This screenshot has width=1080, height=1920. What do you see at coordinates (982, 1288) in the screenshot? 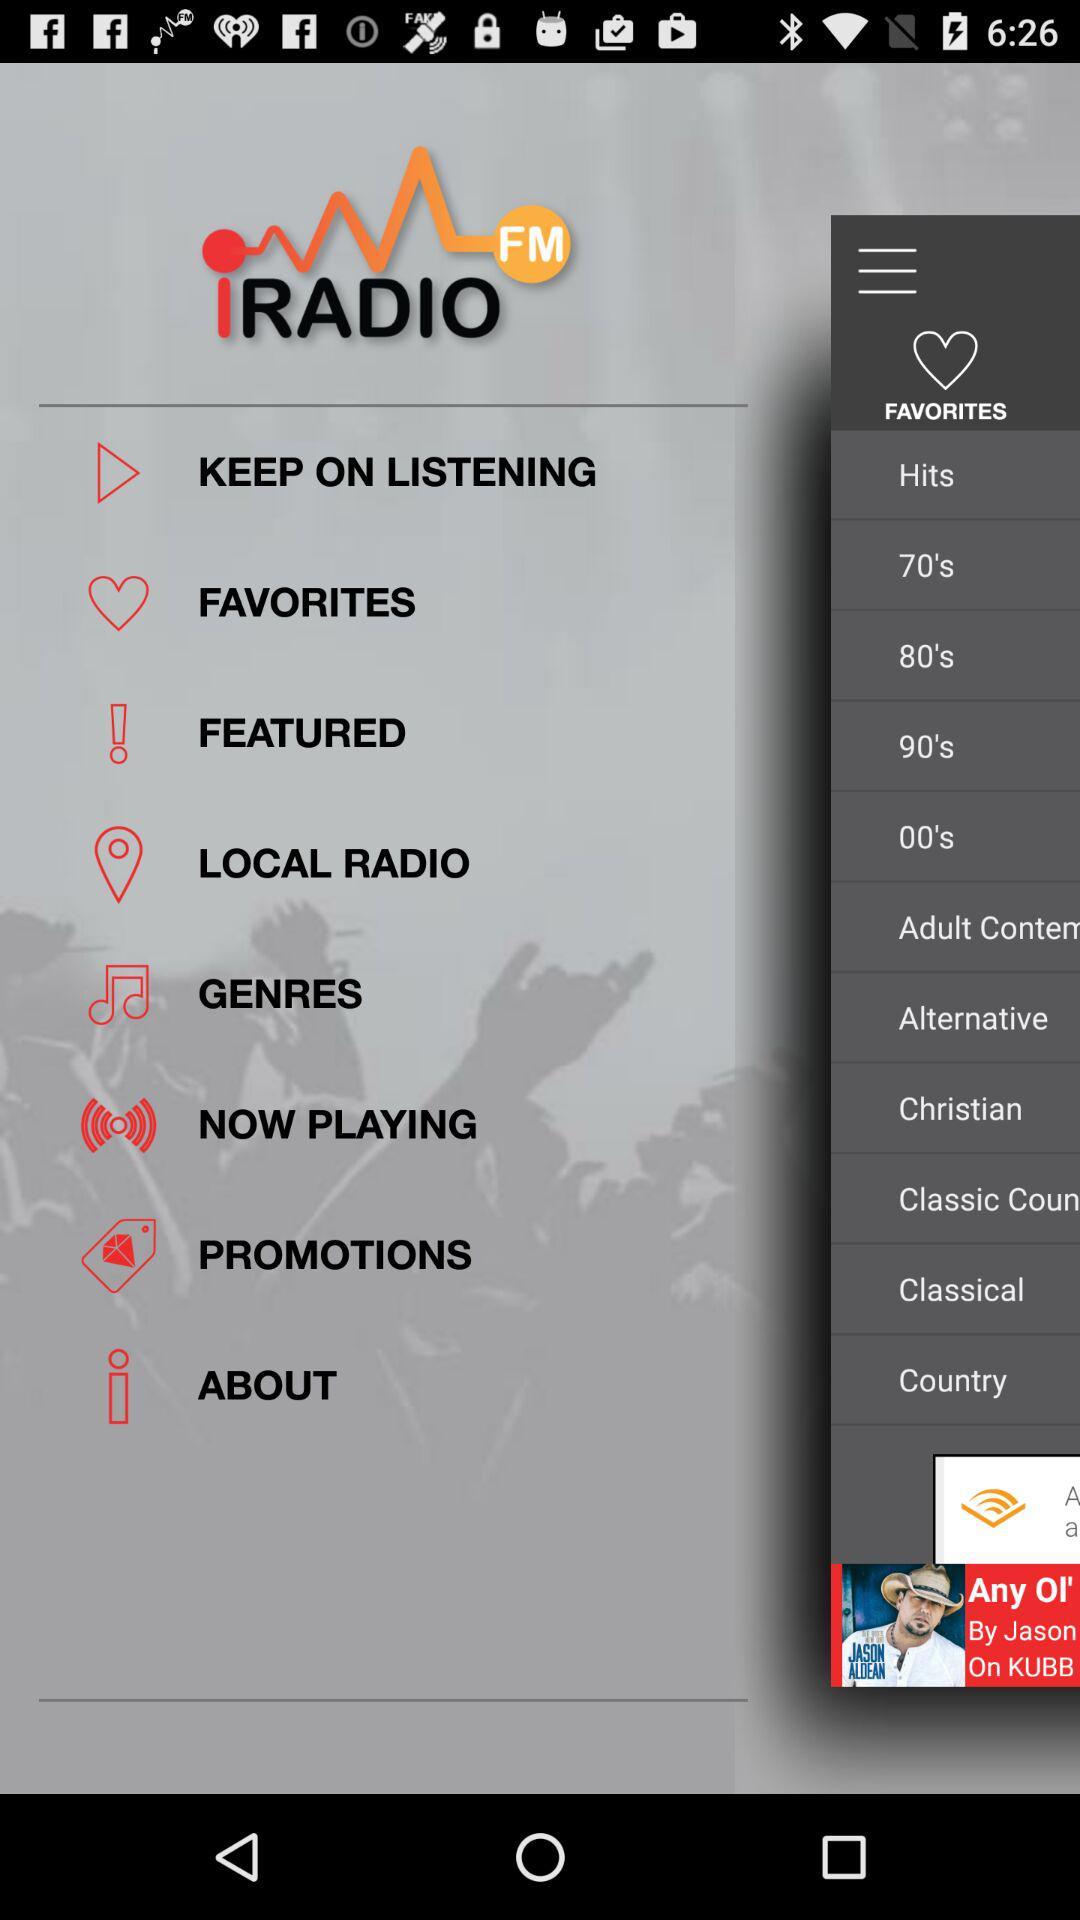
I see `the icon above country` at bounding box center [982, 1288].